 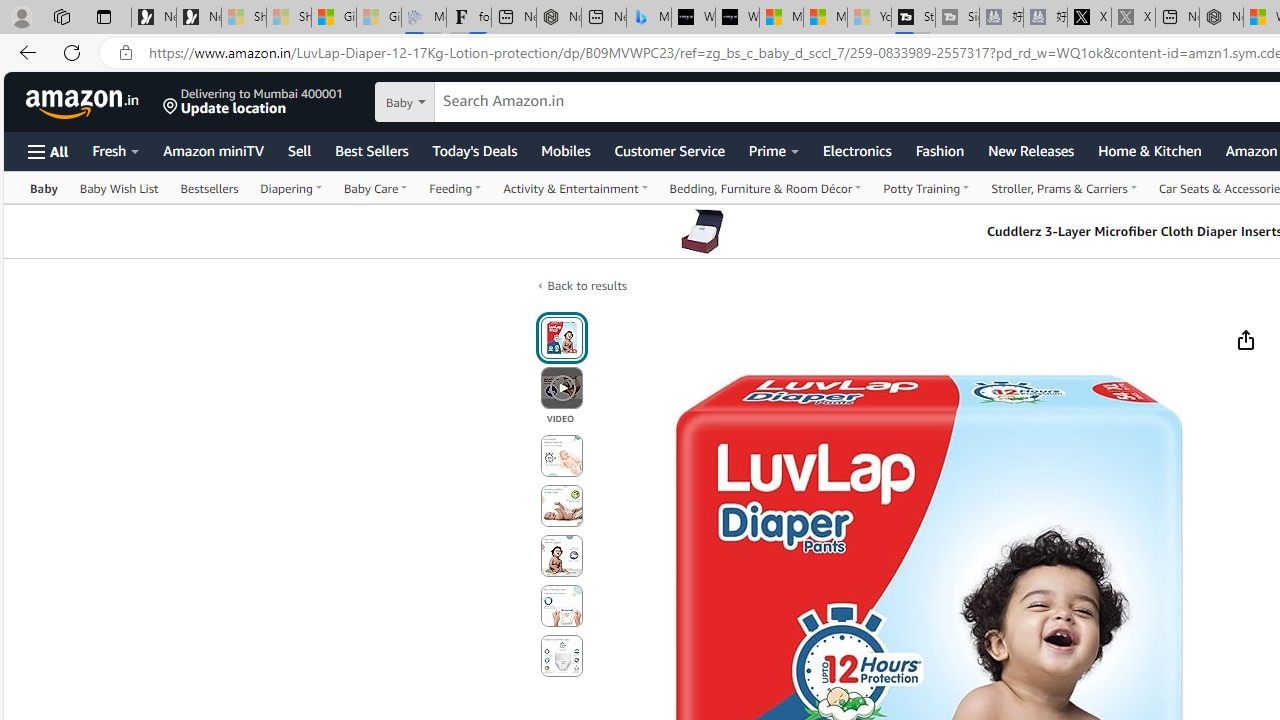 I want to click on 'Today', so click(x=473, y=149).